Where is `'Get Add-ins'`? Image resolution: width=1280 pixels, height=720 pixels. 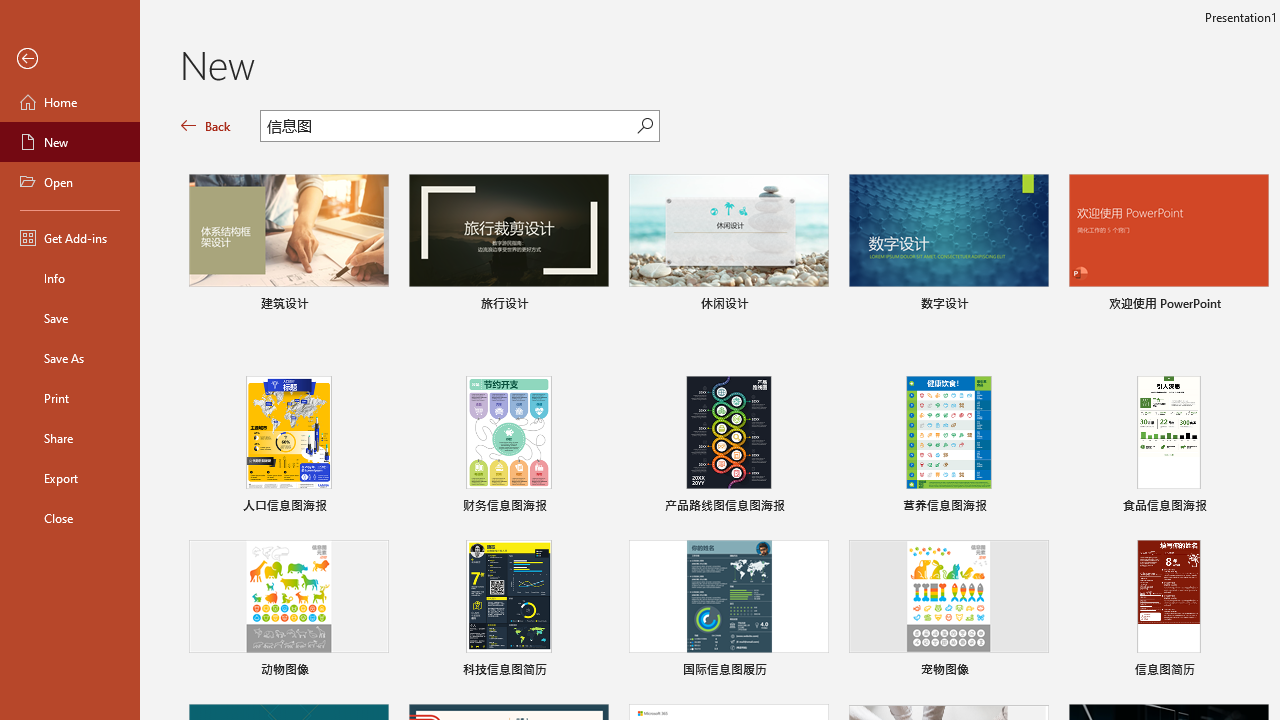 'Get Add-ins' is located at coordinates (69, 236).